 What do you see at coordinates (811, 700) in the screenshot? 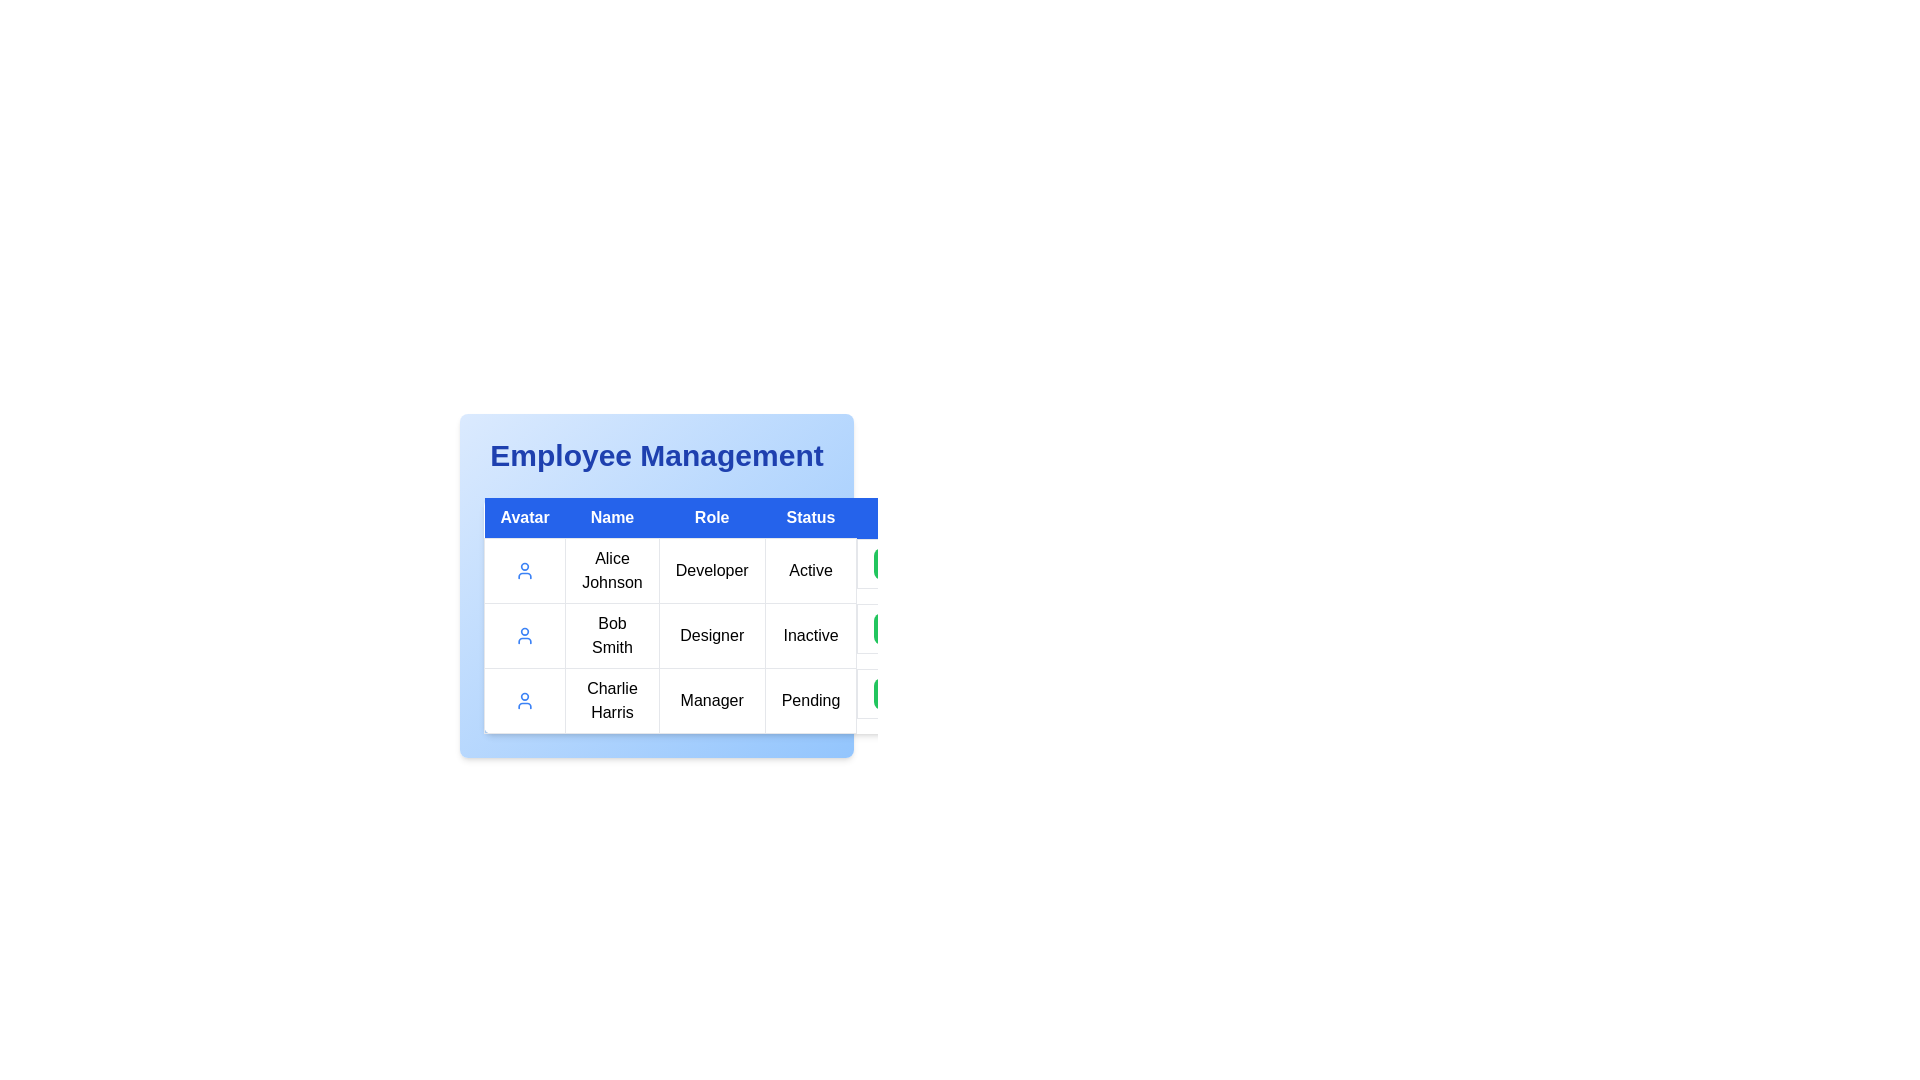
I see `the 'Pending' text label in the 'Status' column of the third row associated with 'Charlie Harris'` at bounding box center [811, 700].